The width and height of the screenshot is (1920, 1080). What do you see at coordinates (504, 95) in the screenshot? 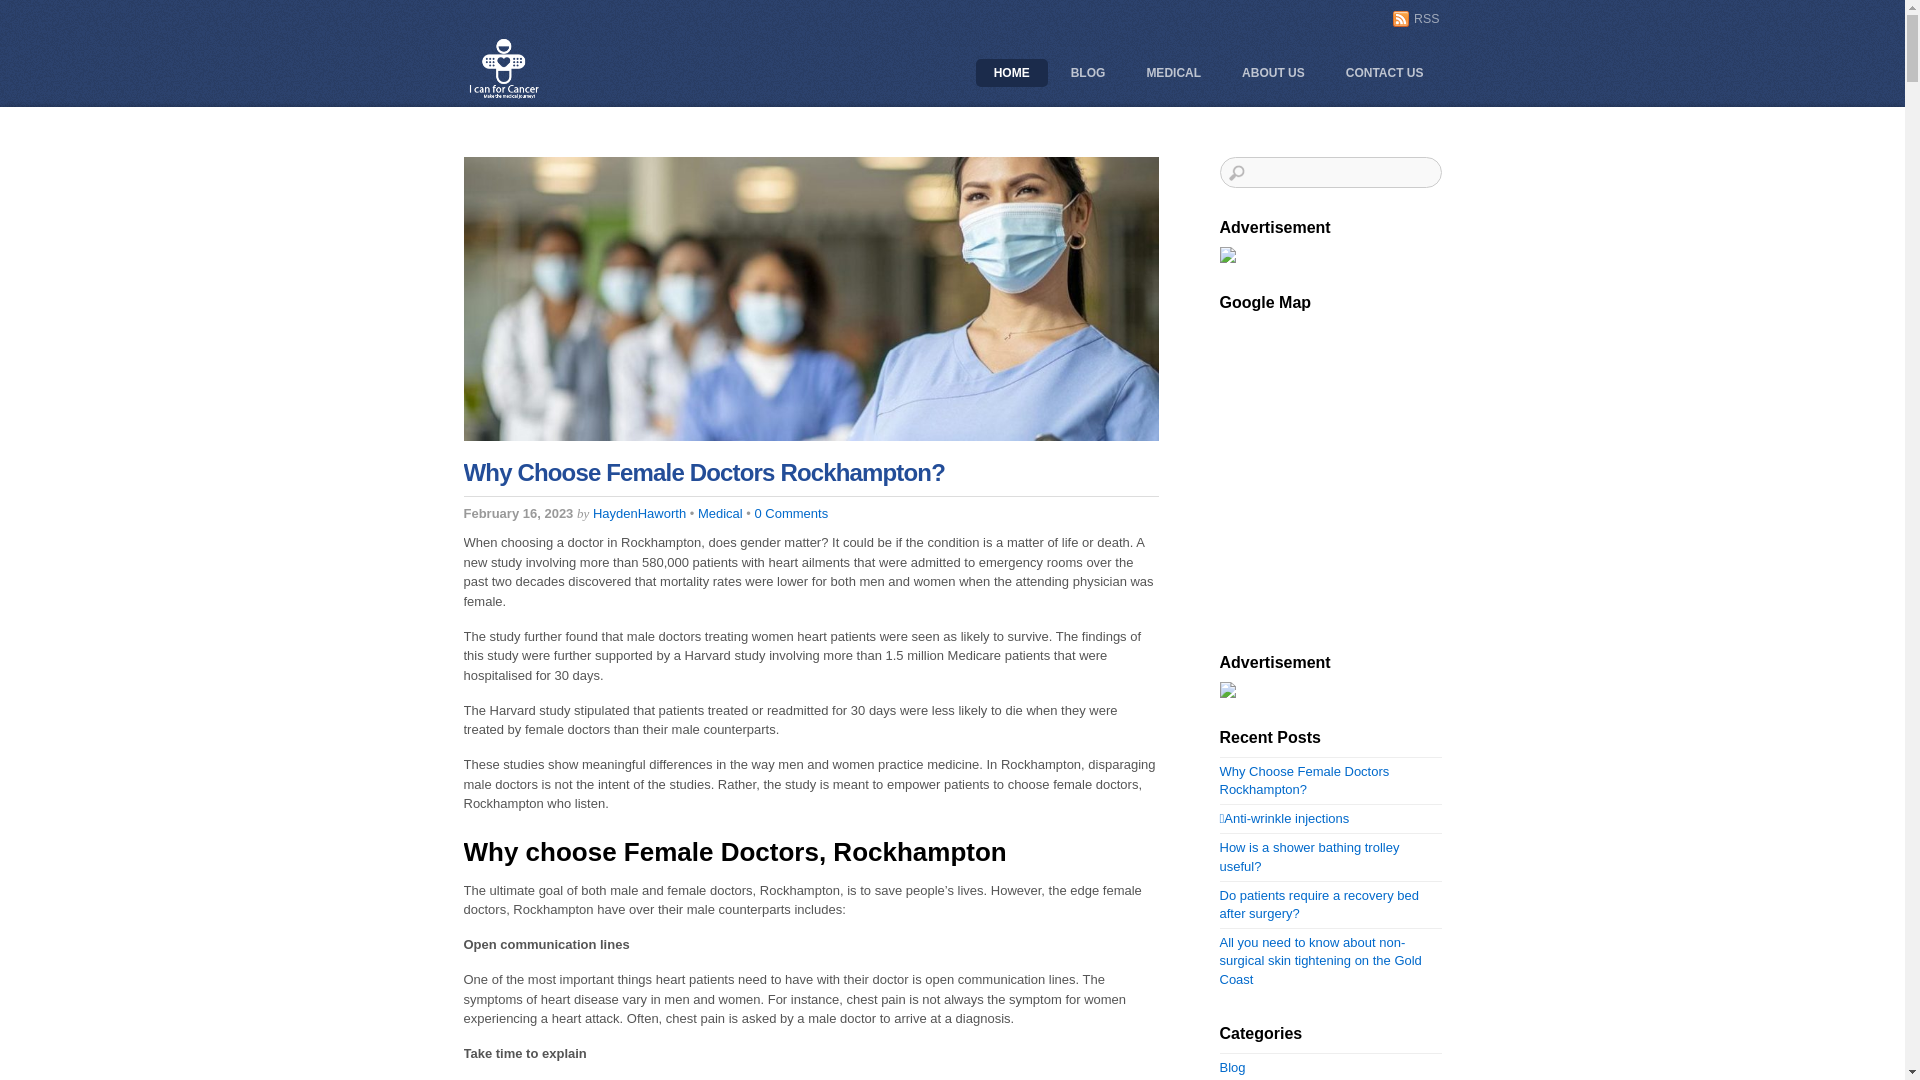
I see `'I can for Cancer'` at bounding box center [504, 95].